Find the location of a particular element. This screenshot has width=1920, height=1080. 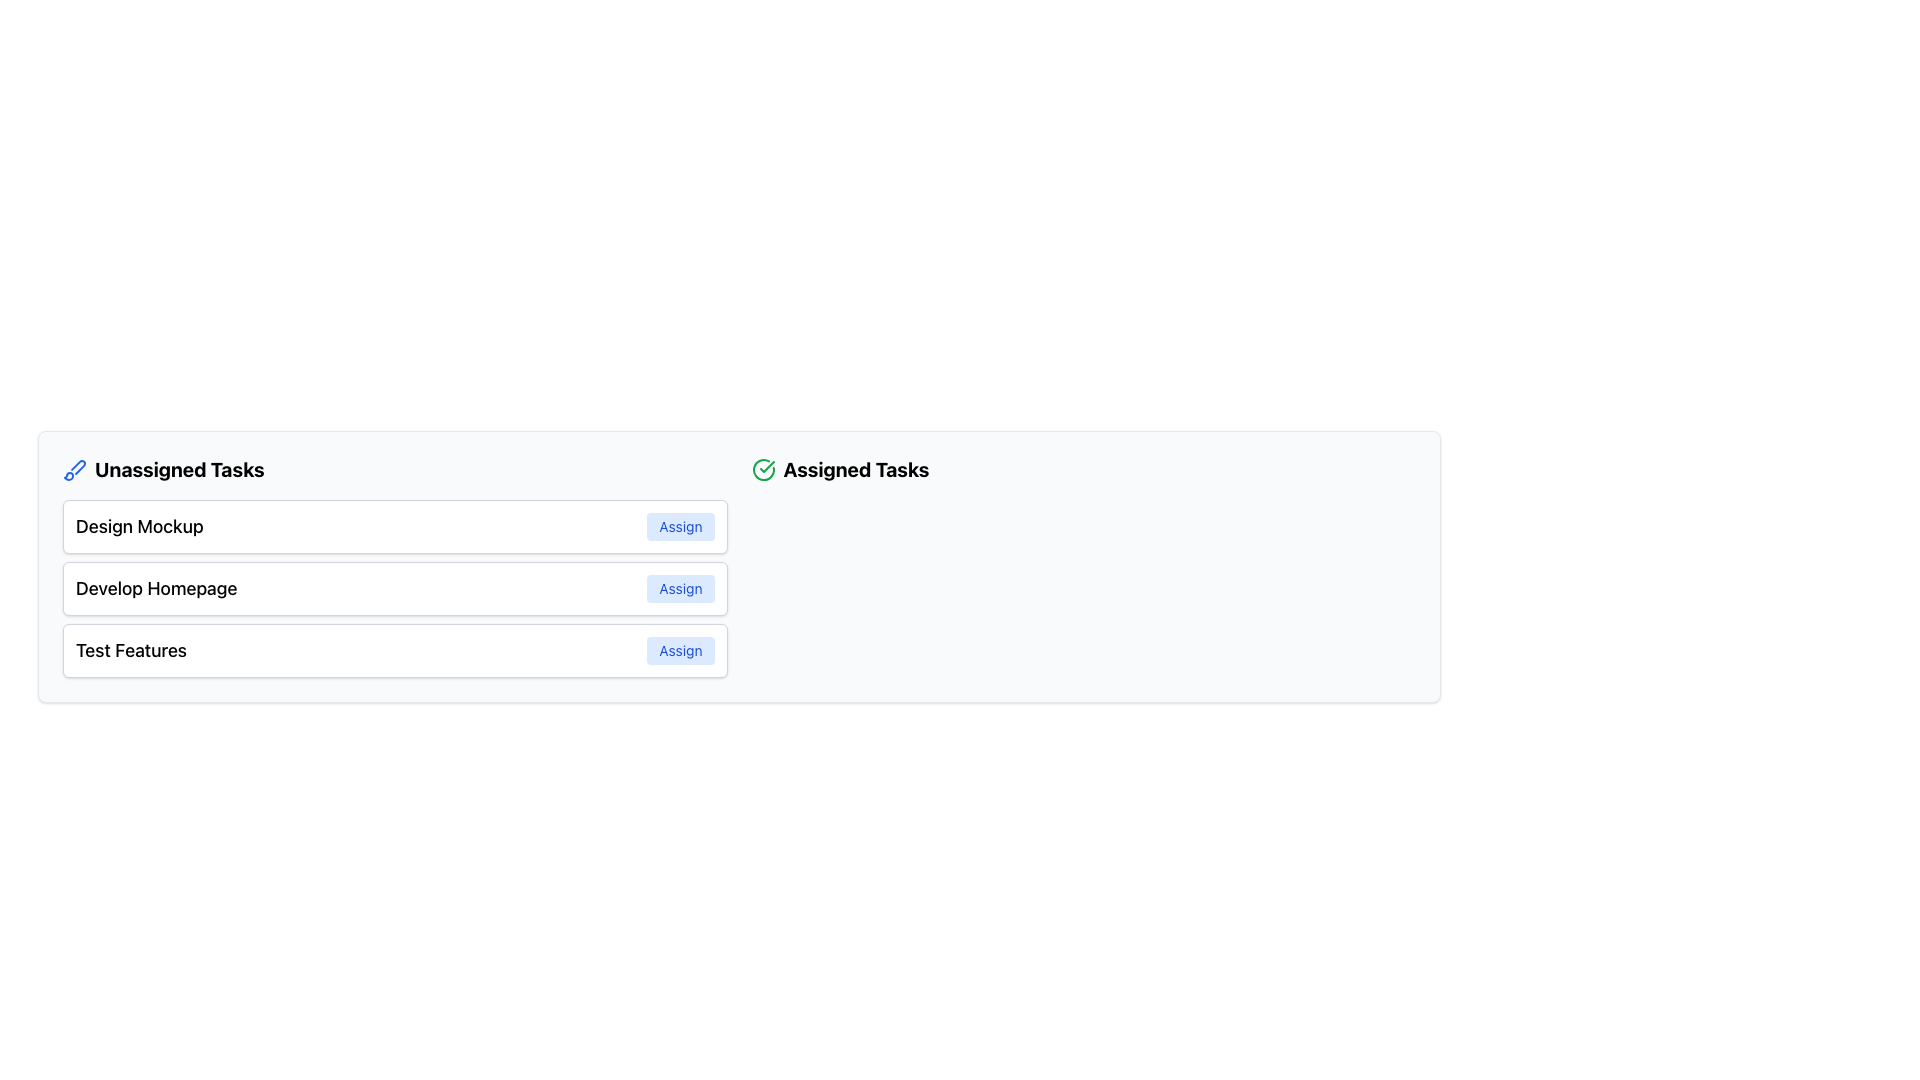

the small button labeled 'Assign' with a light blue background, located to the right of 'Develop Homepage' is located at coordinates (681, 588).